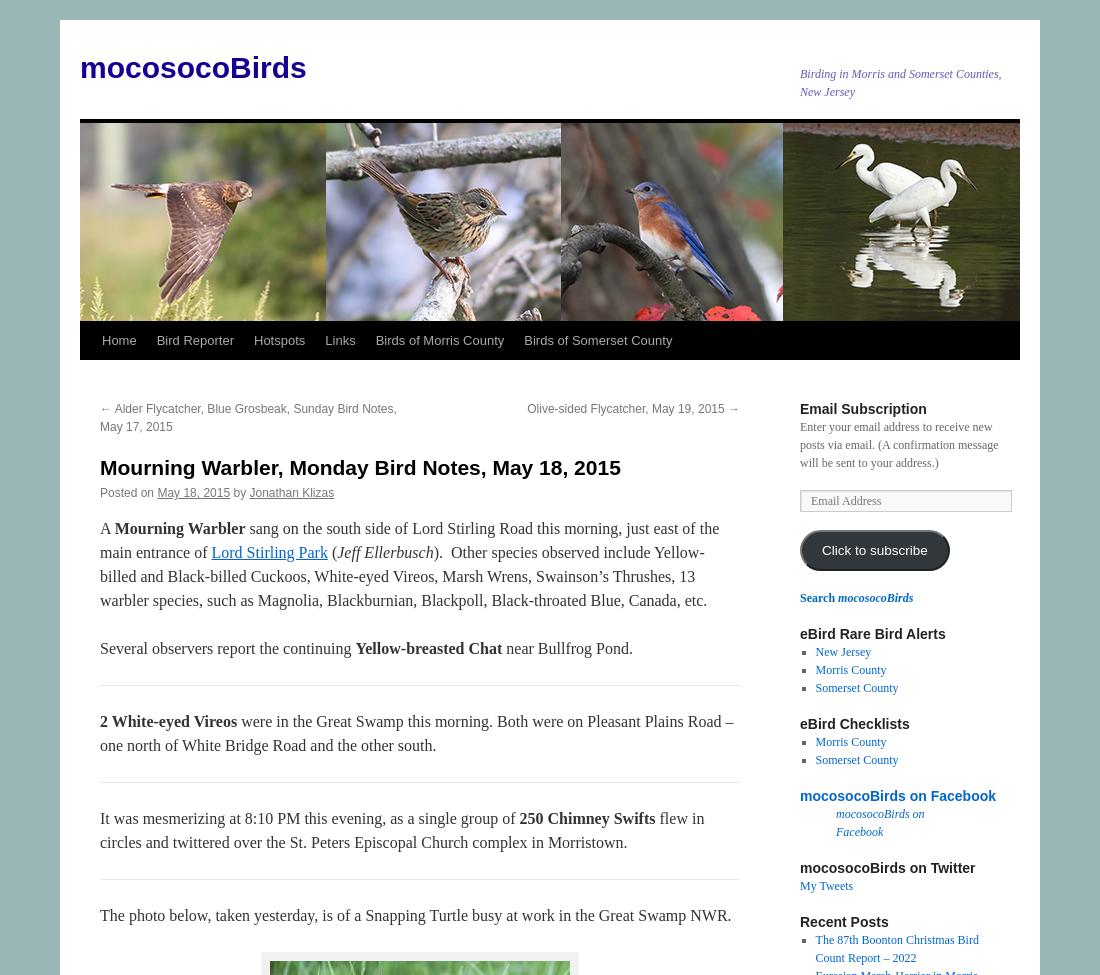 This screenshot has height=975, width=1100. What do you see at coordinates (360, 467) in the screenshot?
I see `'Mourning Warbler, Monday Bird Notes, May 18, 2015'` at bounding box center [360, 467].